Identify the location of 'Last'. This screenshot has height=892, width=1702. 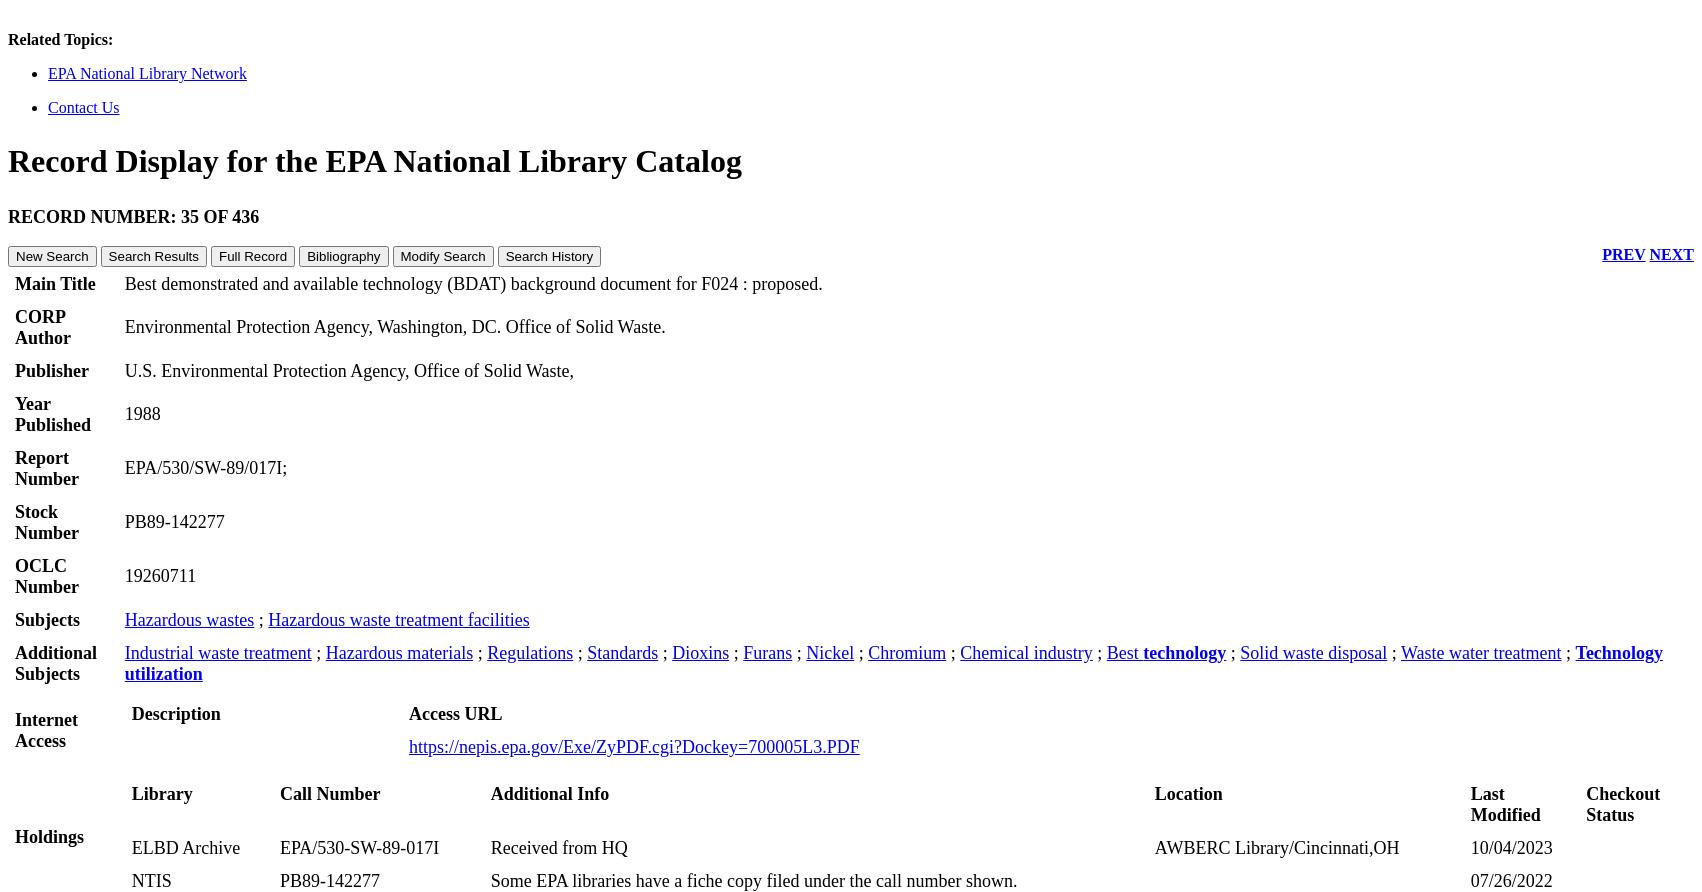
(1487, 791).